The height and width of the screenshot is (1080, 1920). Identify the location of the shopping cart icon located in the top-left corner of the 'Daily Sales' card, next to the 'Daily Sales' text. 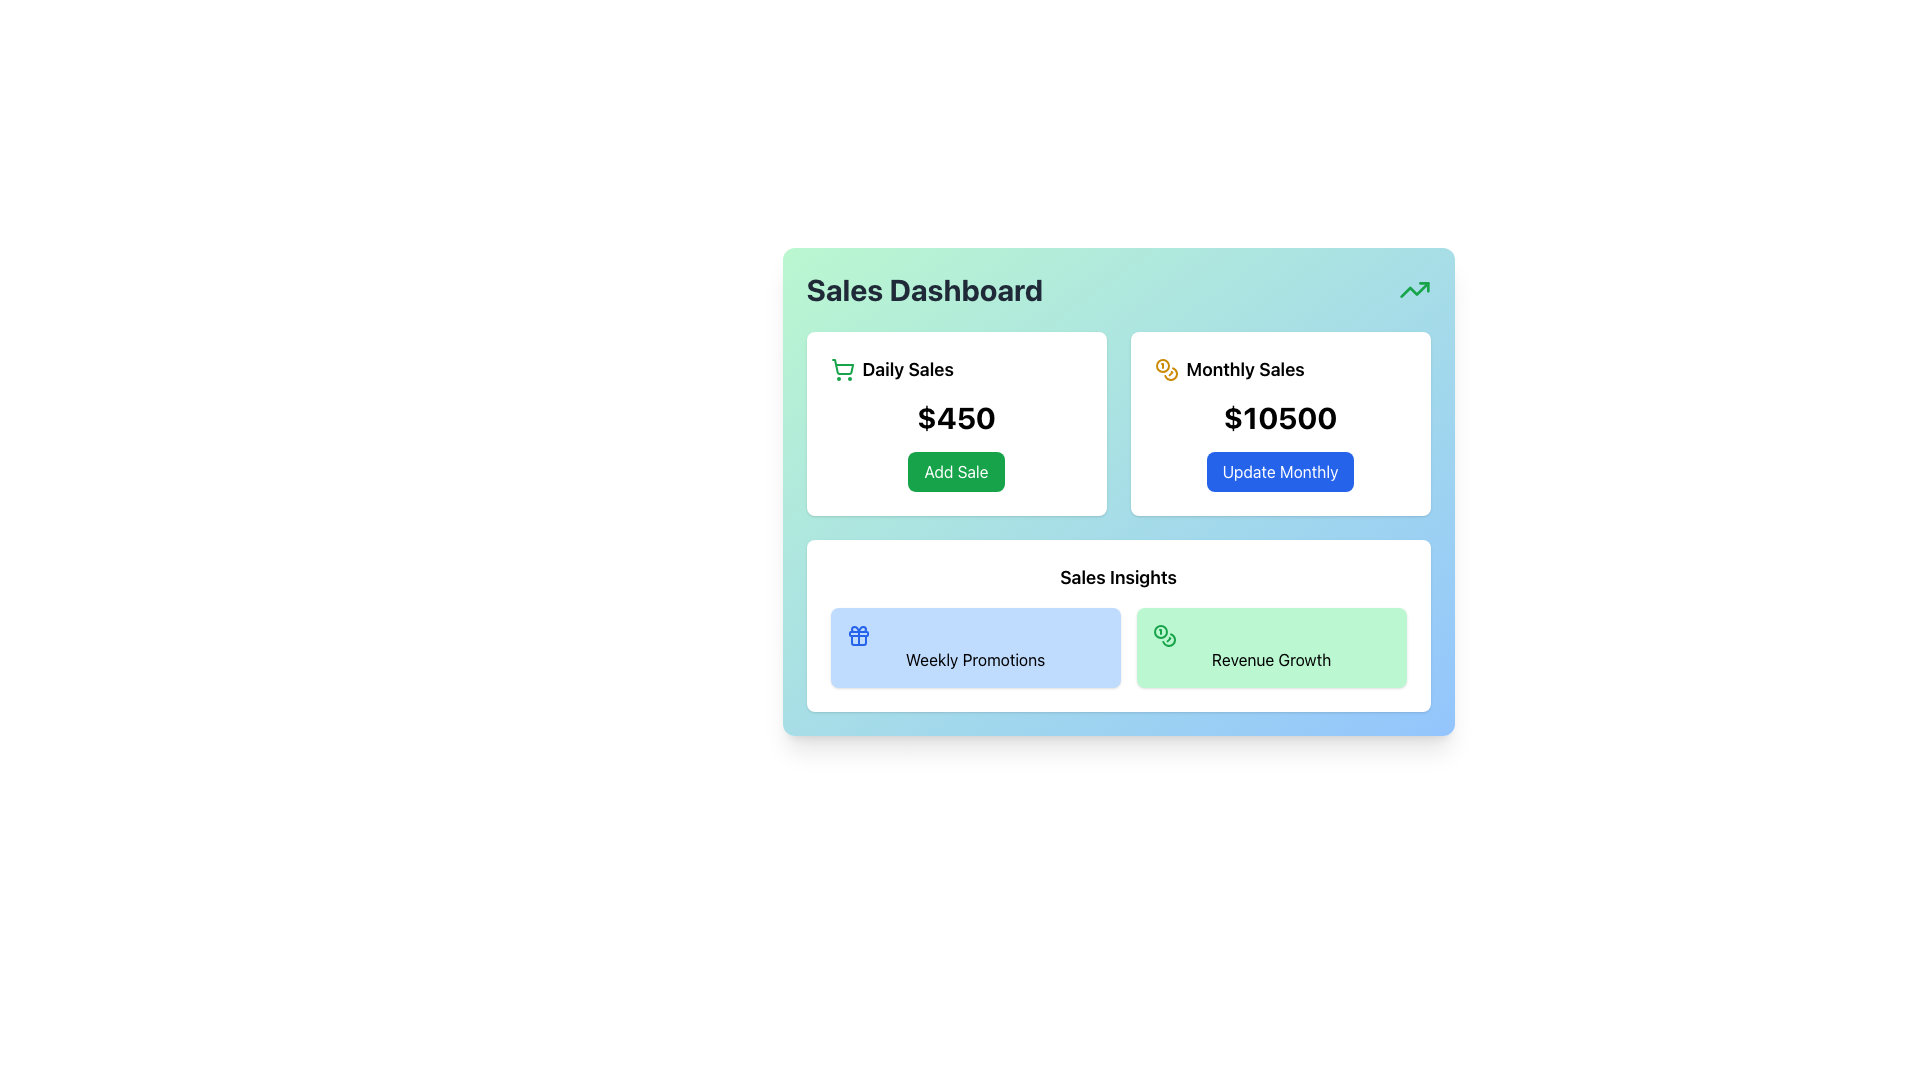
(842, 370).